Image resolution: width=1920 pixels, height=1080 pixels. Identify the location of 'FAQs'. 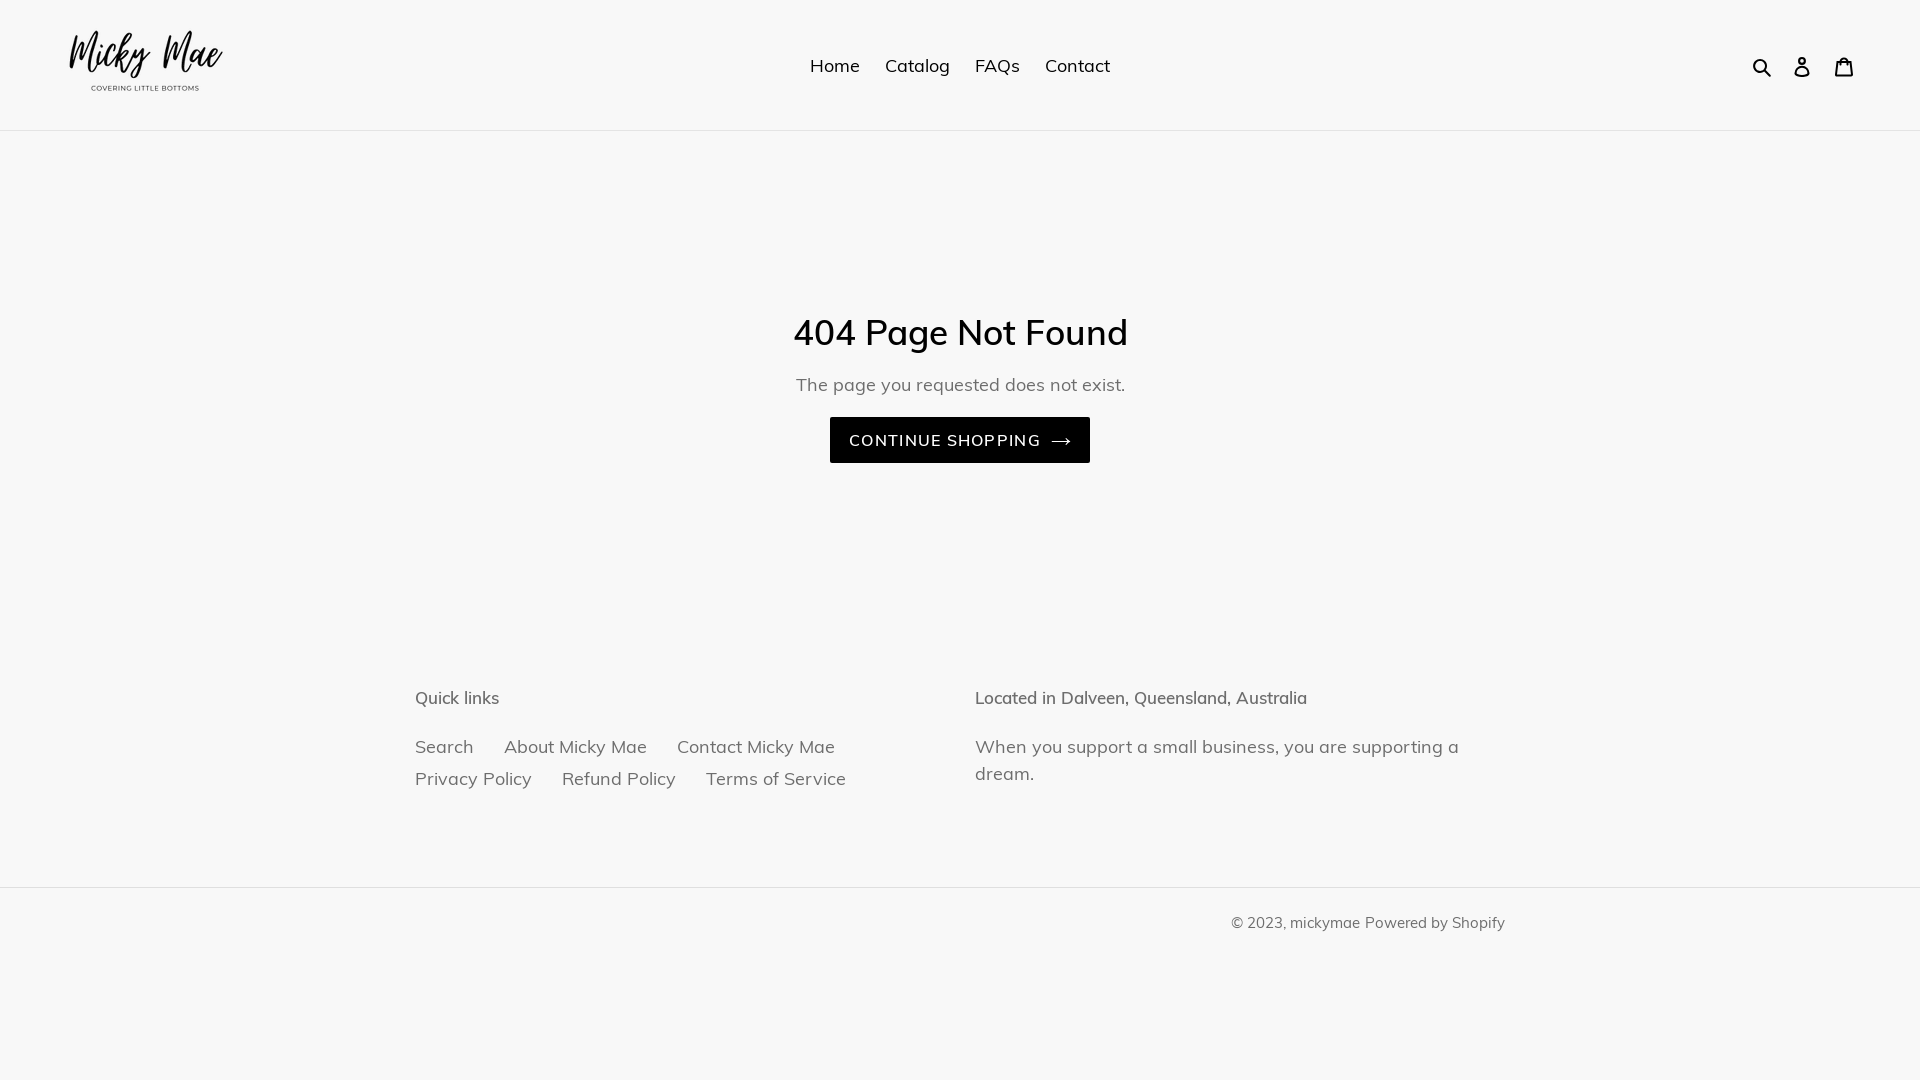
(997, 63).